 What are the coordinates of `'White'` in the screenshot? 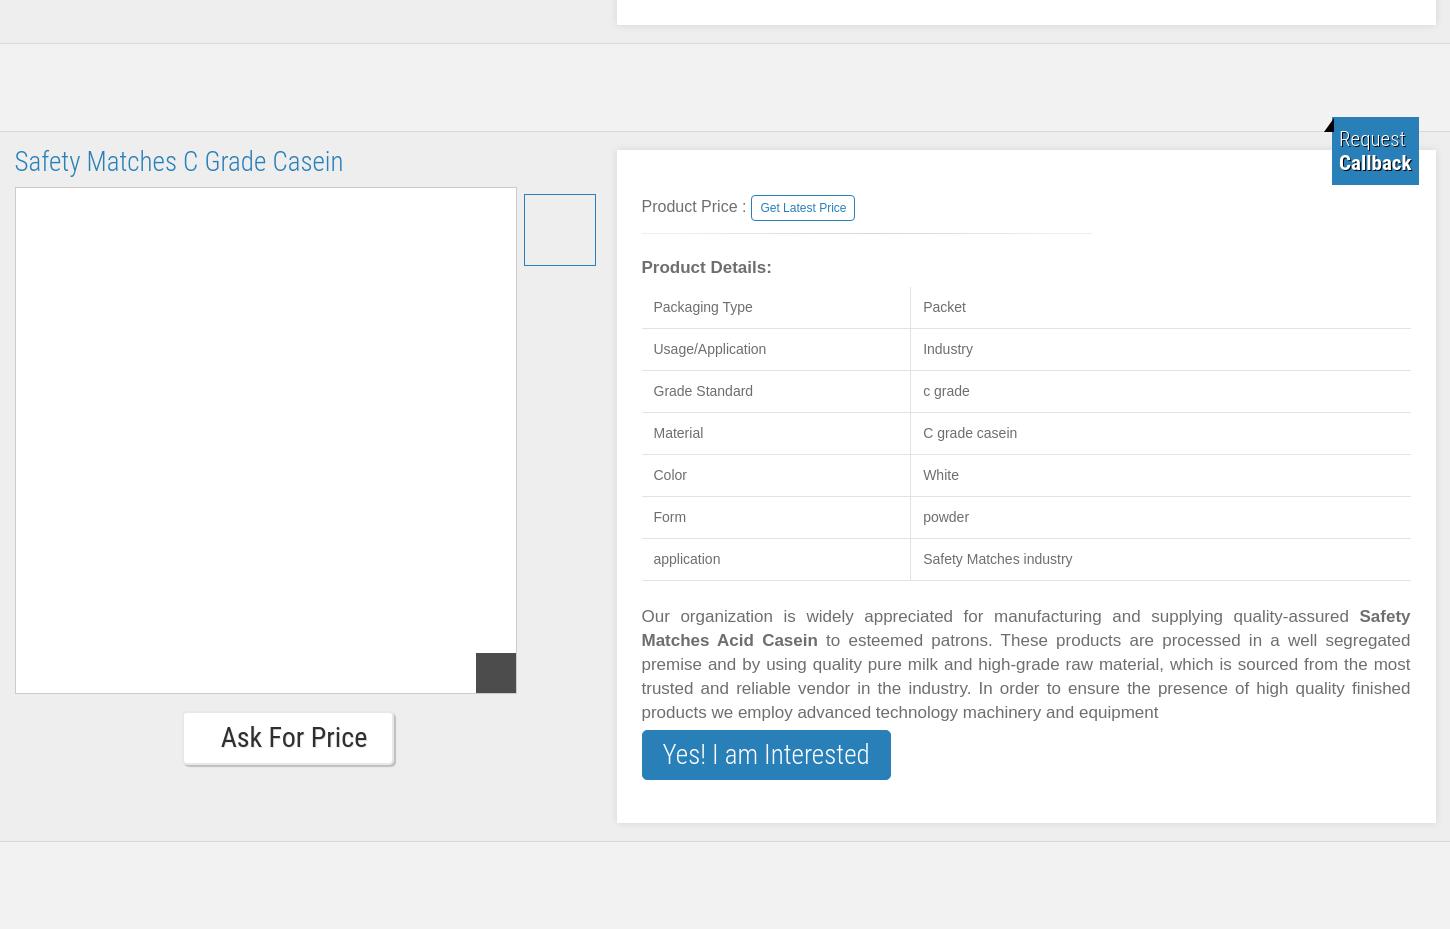 It's located at (939, 474).